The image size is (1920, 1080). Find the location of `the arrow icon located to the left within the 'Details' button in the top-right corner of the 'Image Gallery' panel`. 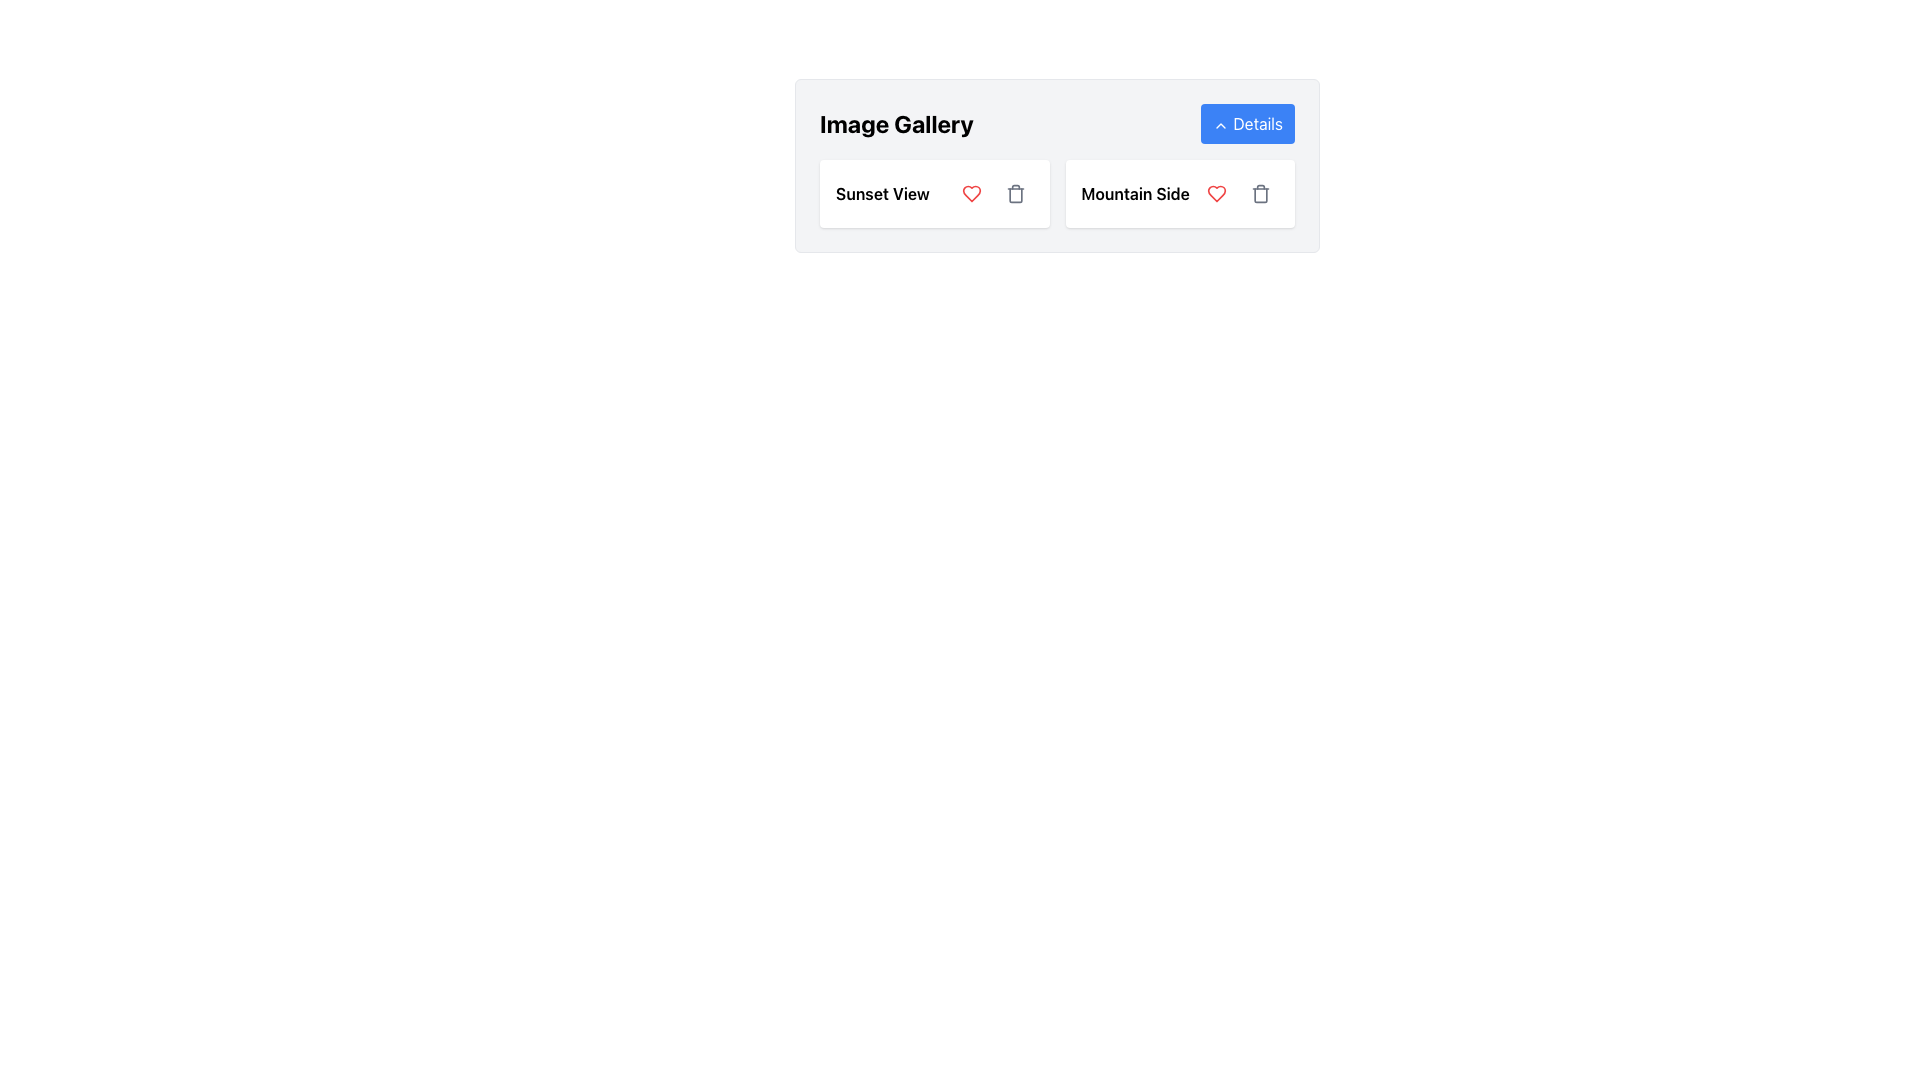

the arrow icon located to the left within the 'Details' button in the top-right corner of the 'Image Gallery' panel is located at coordinates (1220, 125).